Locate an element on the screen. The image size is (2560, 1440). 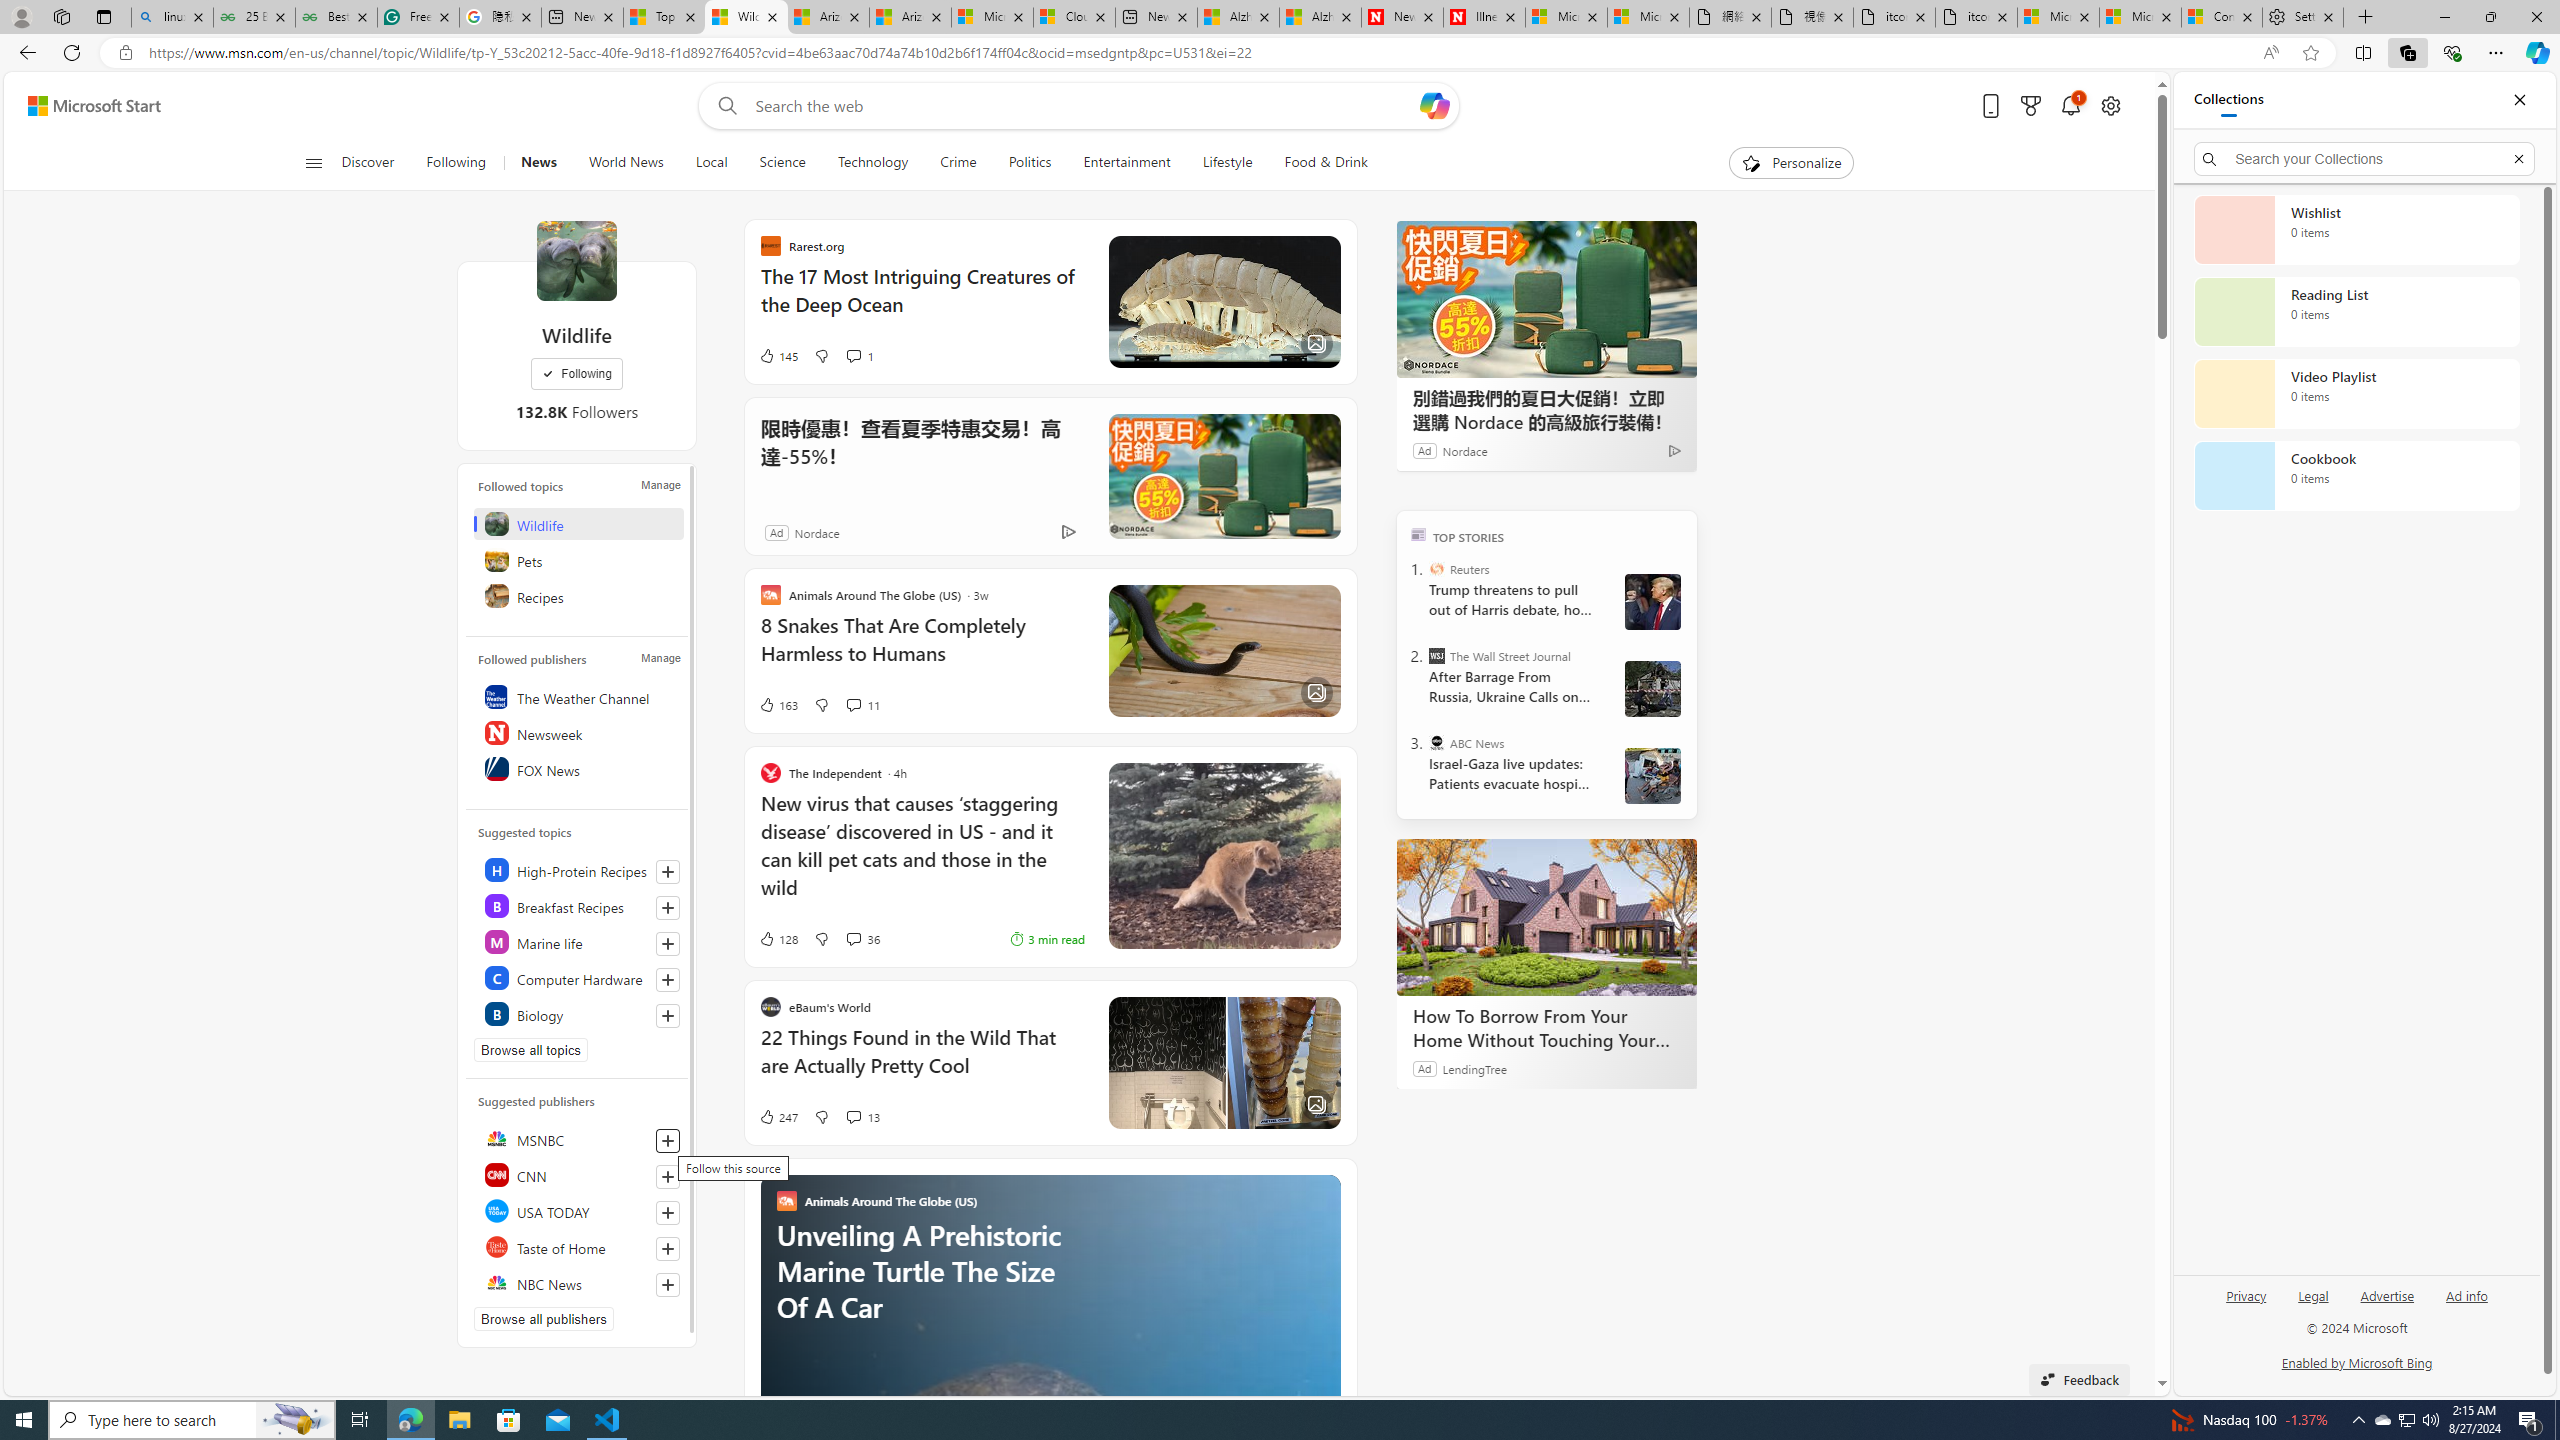
'247 Like' is located at coordinates (778, 1115).